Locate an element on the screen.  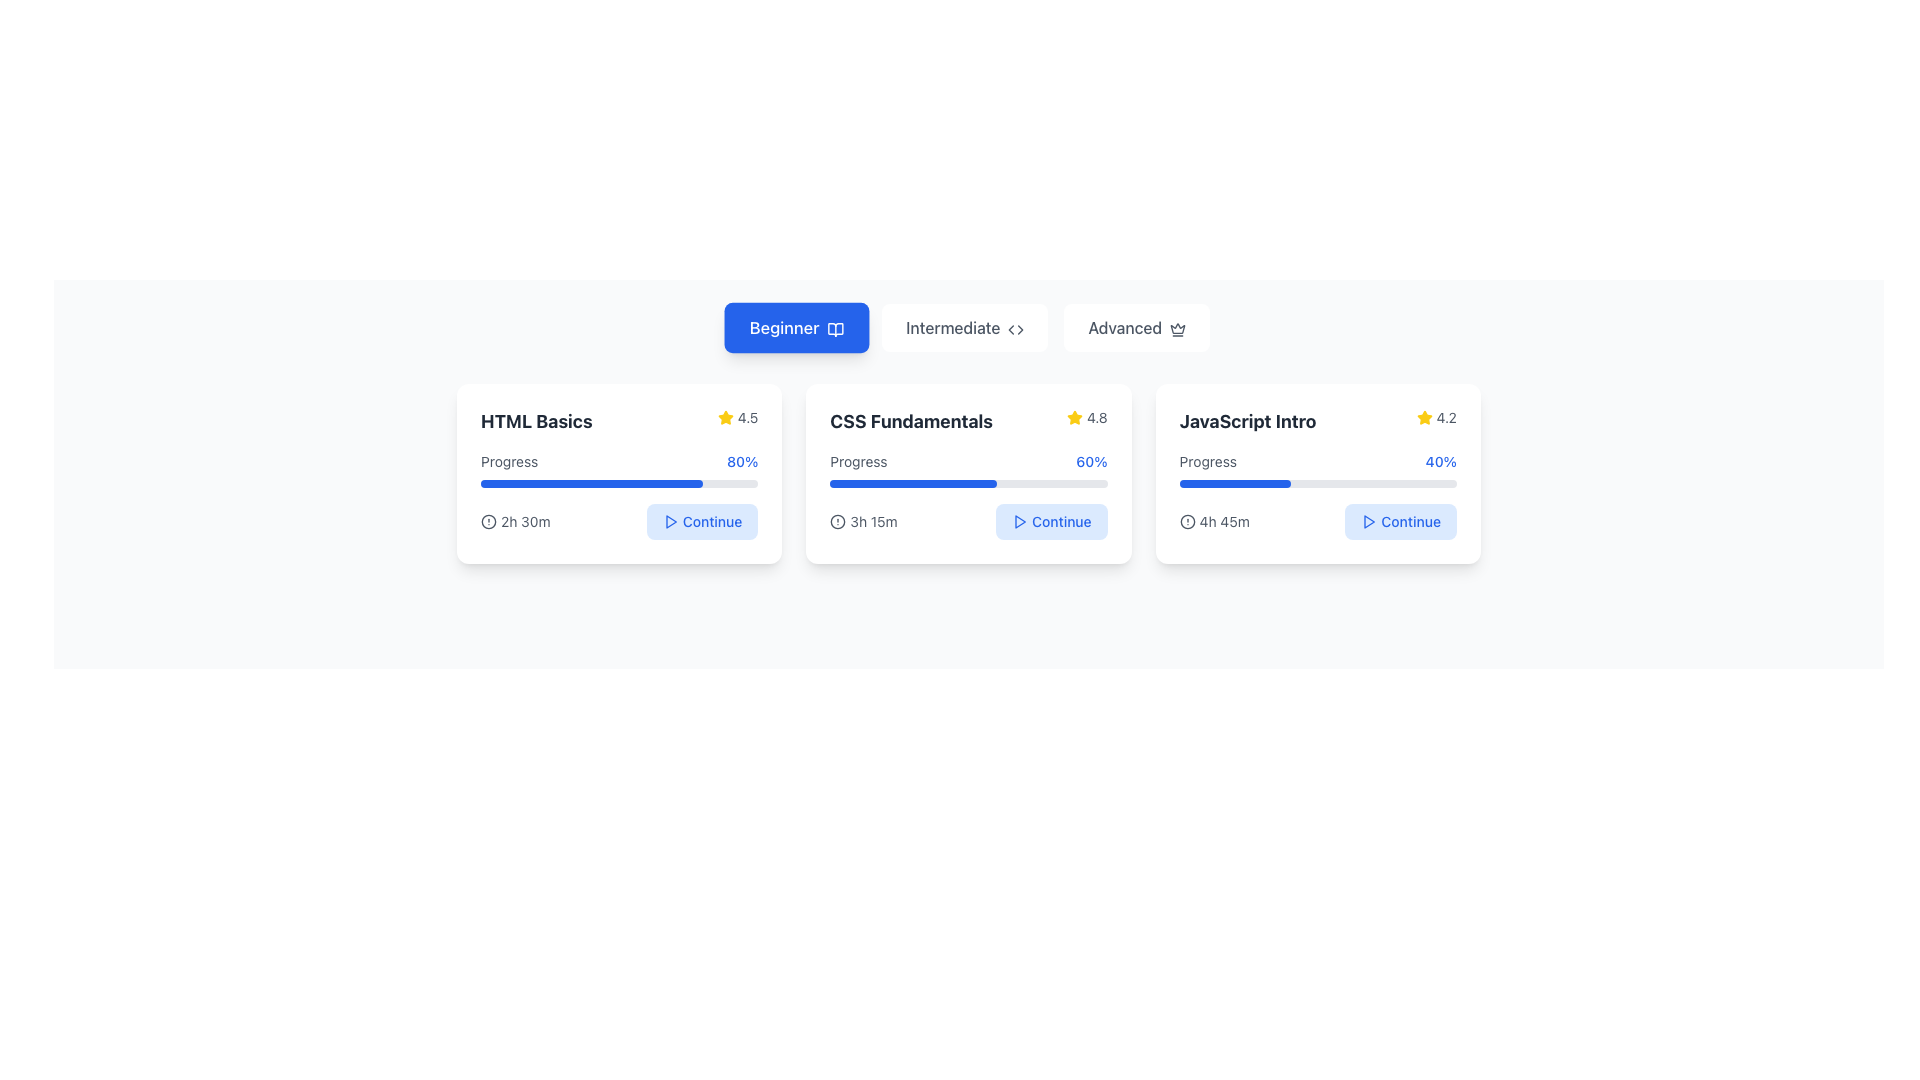
horizontal progress bar with a light gray background and blue filling, located in the 'CSS Fundamentals' card, positioned below the 'Progress' label is located at coordinates (969, 483).